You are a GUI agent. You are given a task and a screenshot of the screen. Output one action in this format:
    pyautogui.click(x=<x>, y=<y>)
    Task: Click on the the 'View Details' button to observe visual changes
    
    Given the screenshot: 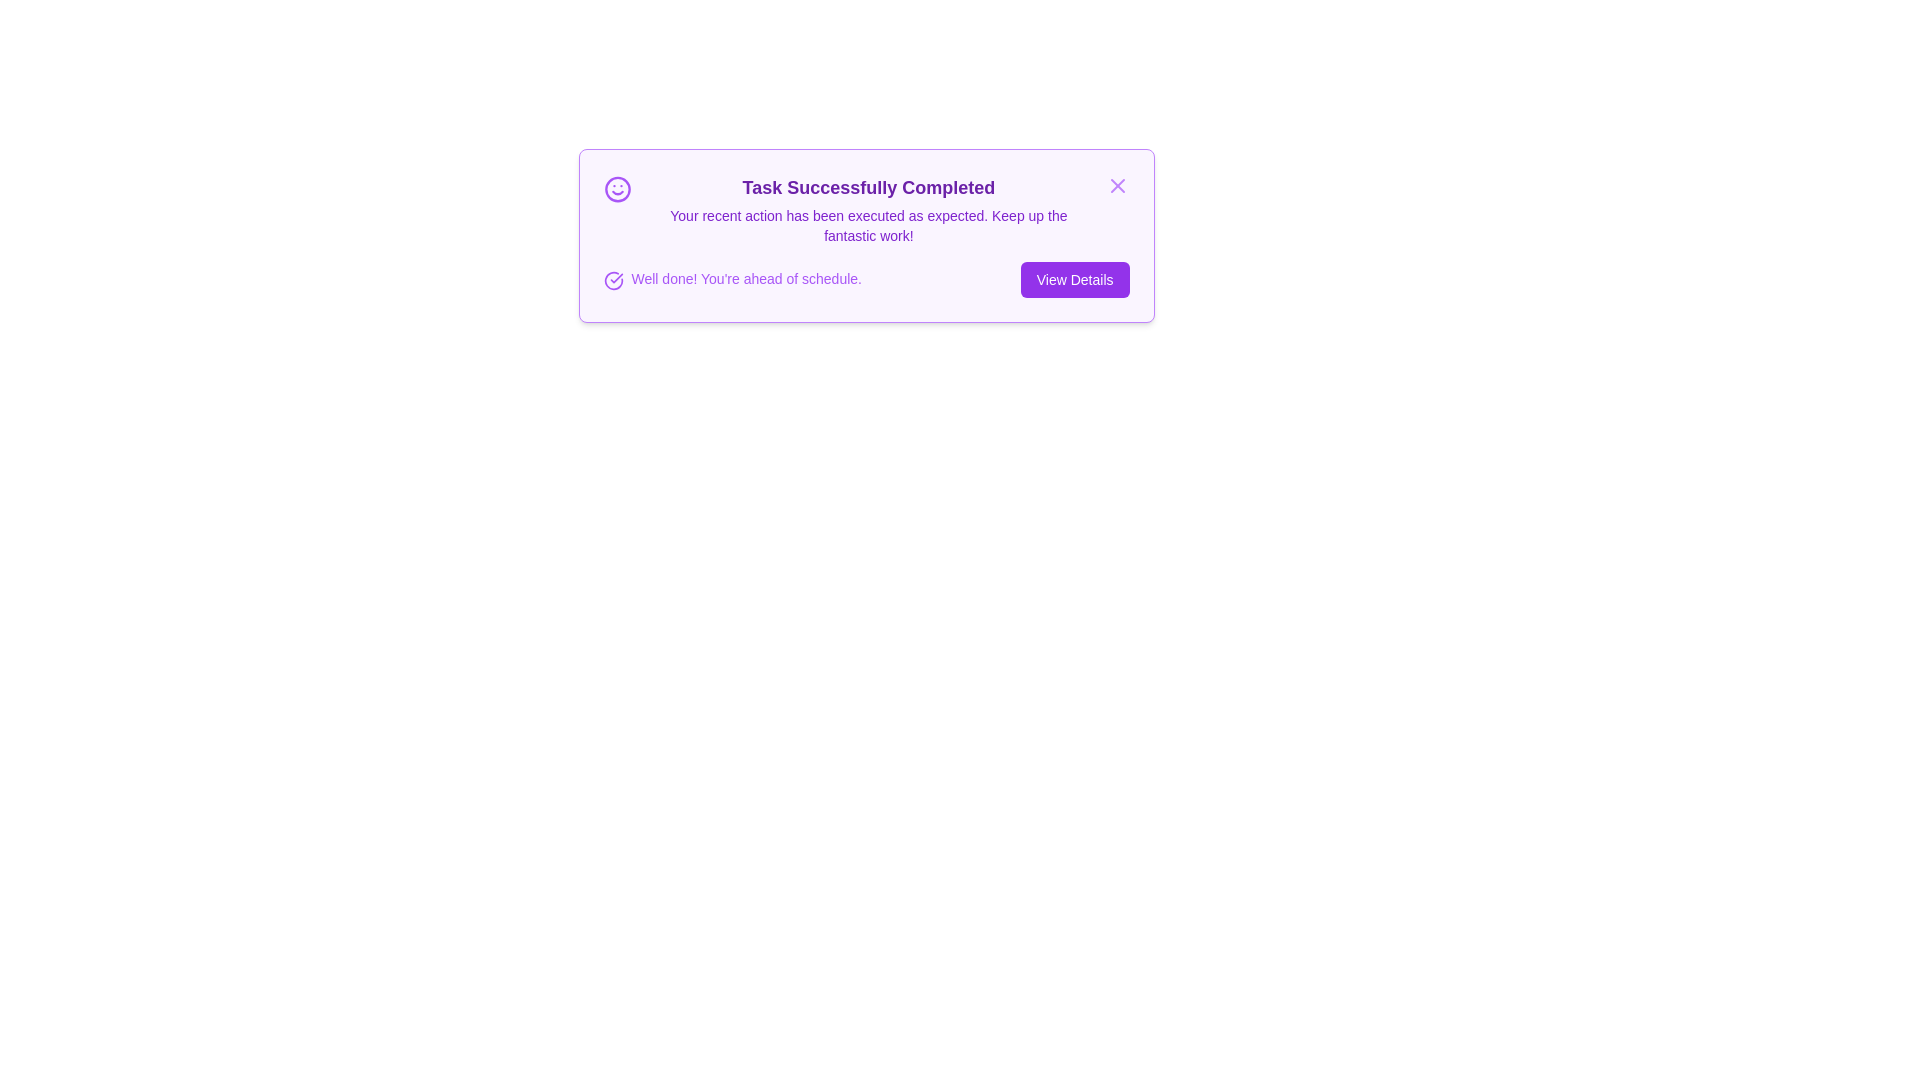 What is the action you would take?
    pyautogui.click(x=1074, y=280)
    